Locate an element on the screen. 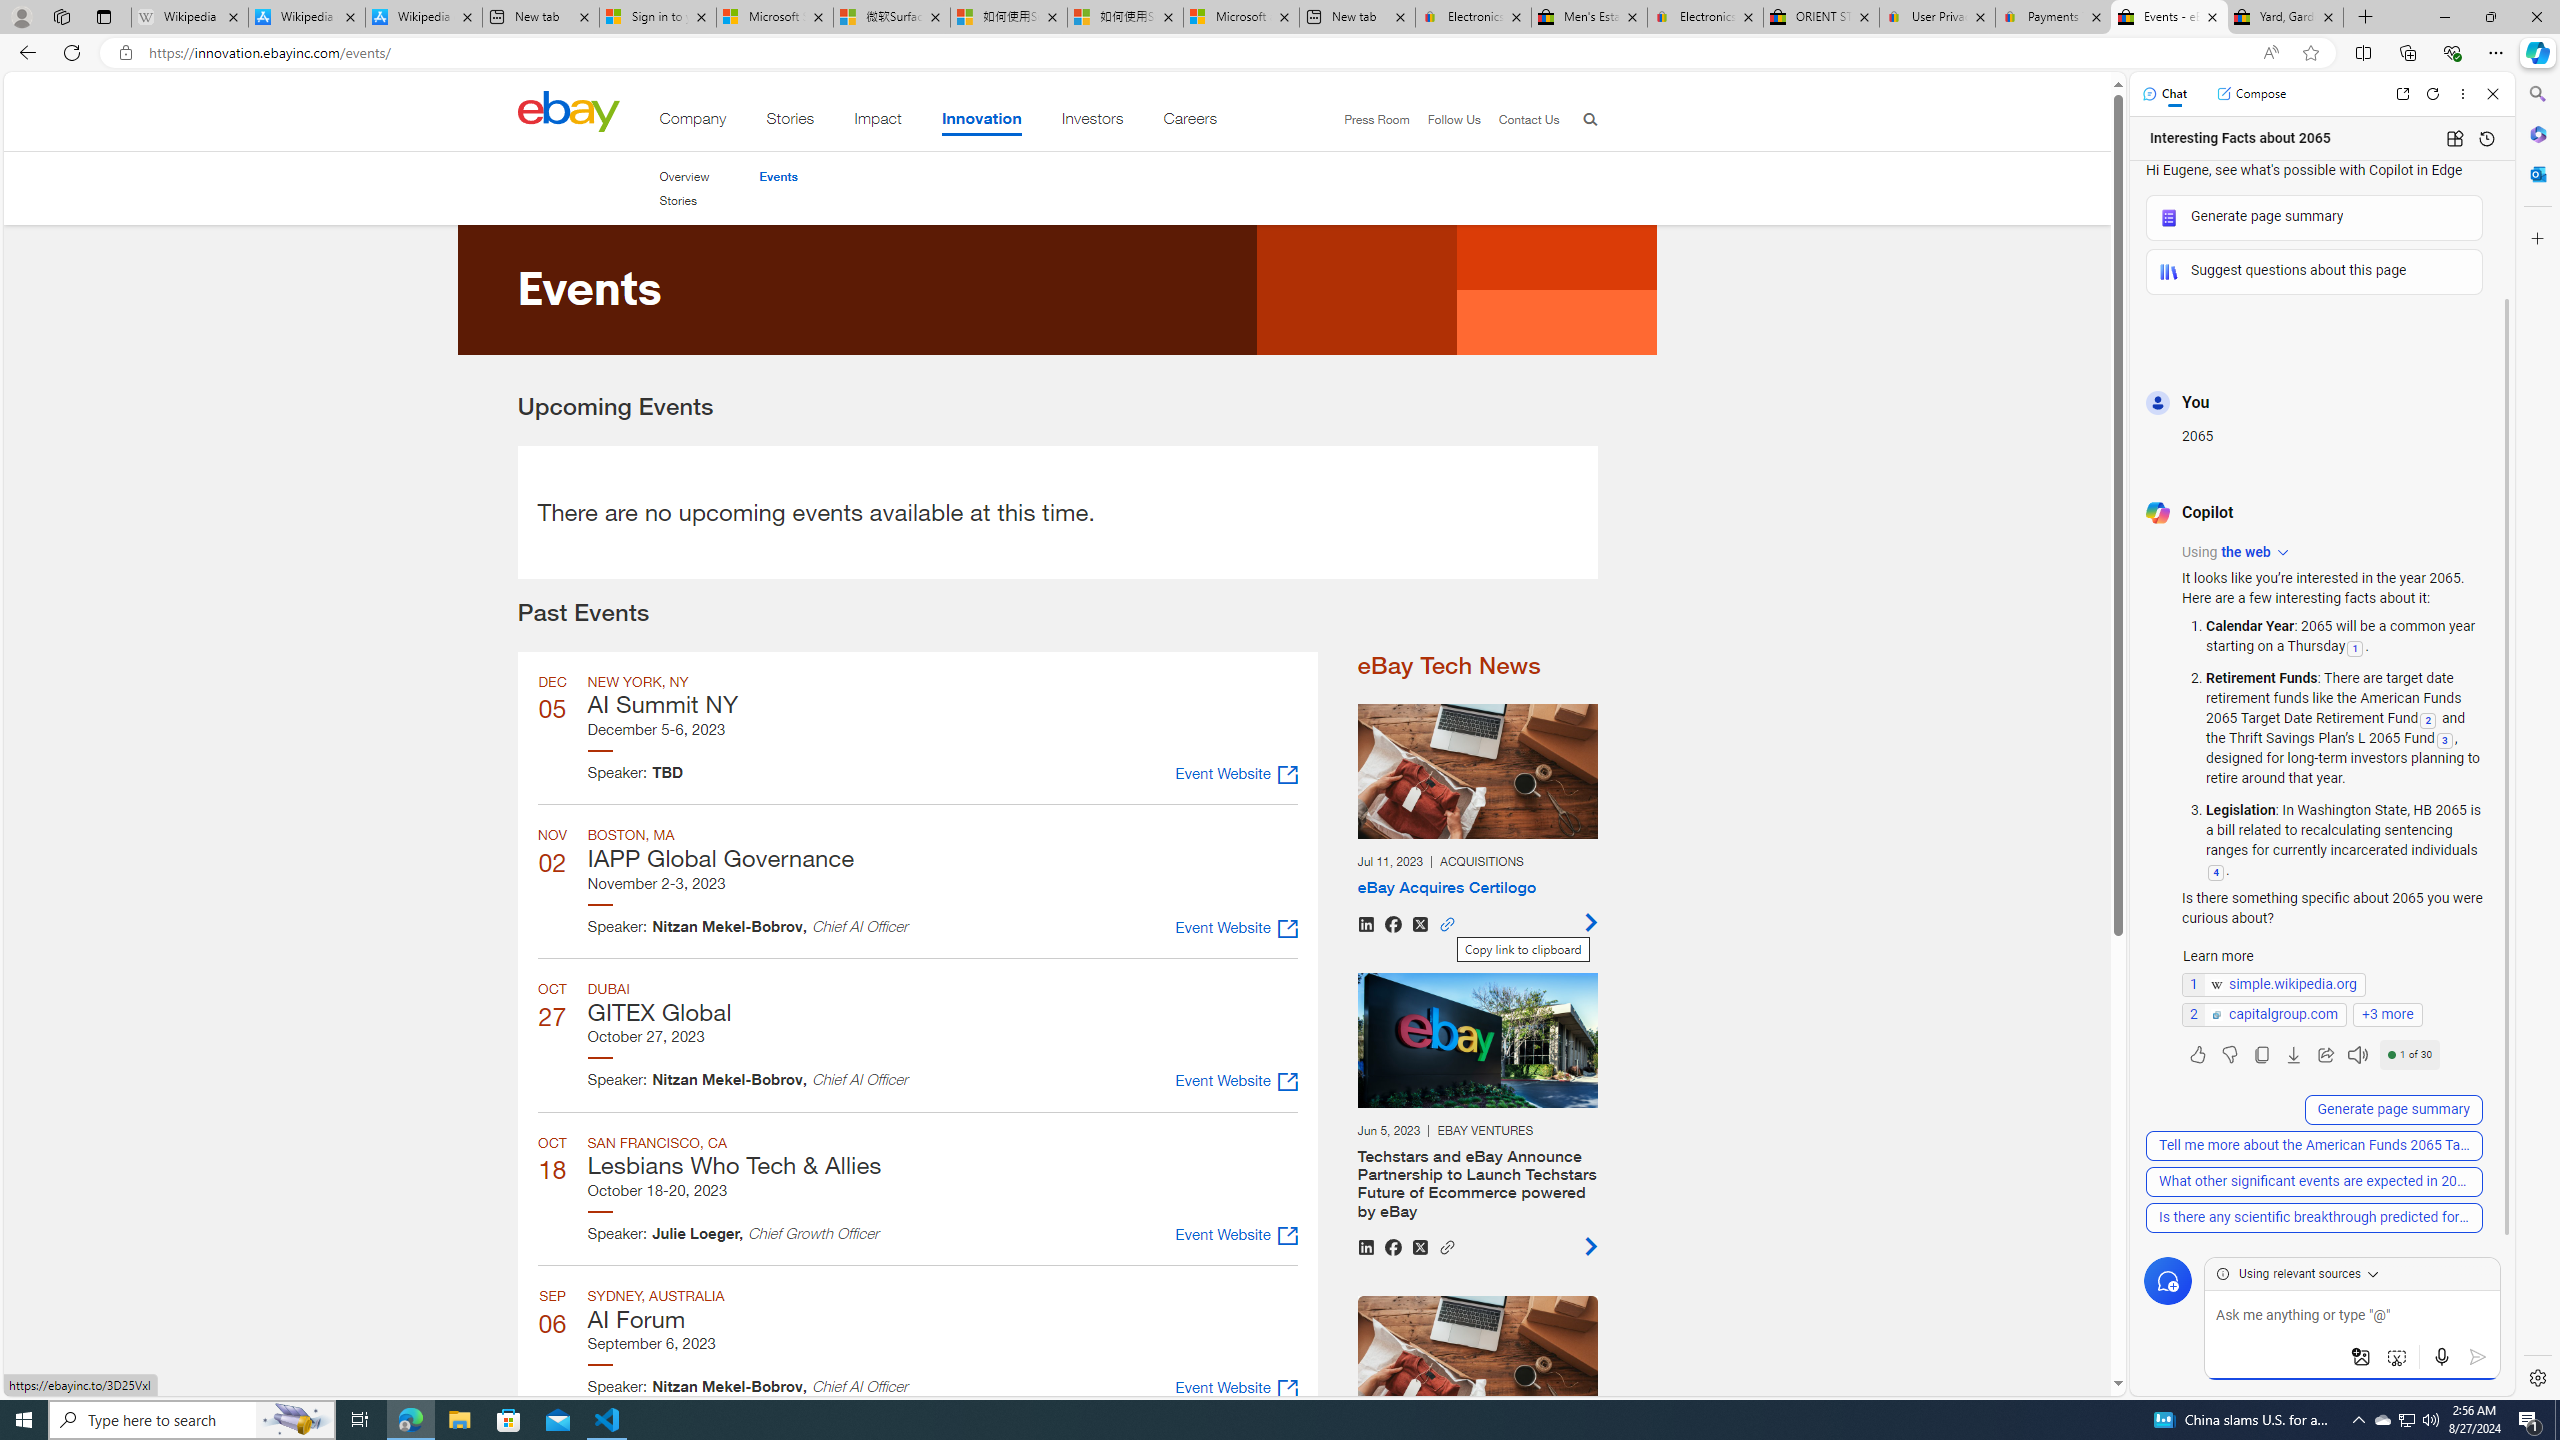  'Payments Terms of Use | eBay.com' is located at coordinates (2053, 16).